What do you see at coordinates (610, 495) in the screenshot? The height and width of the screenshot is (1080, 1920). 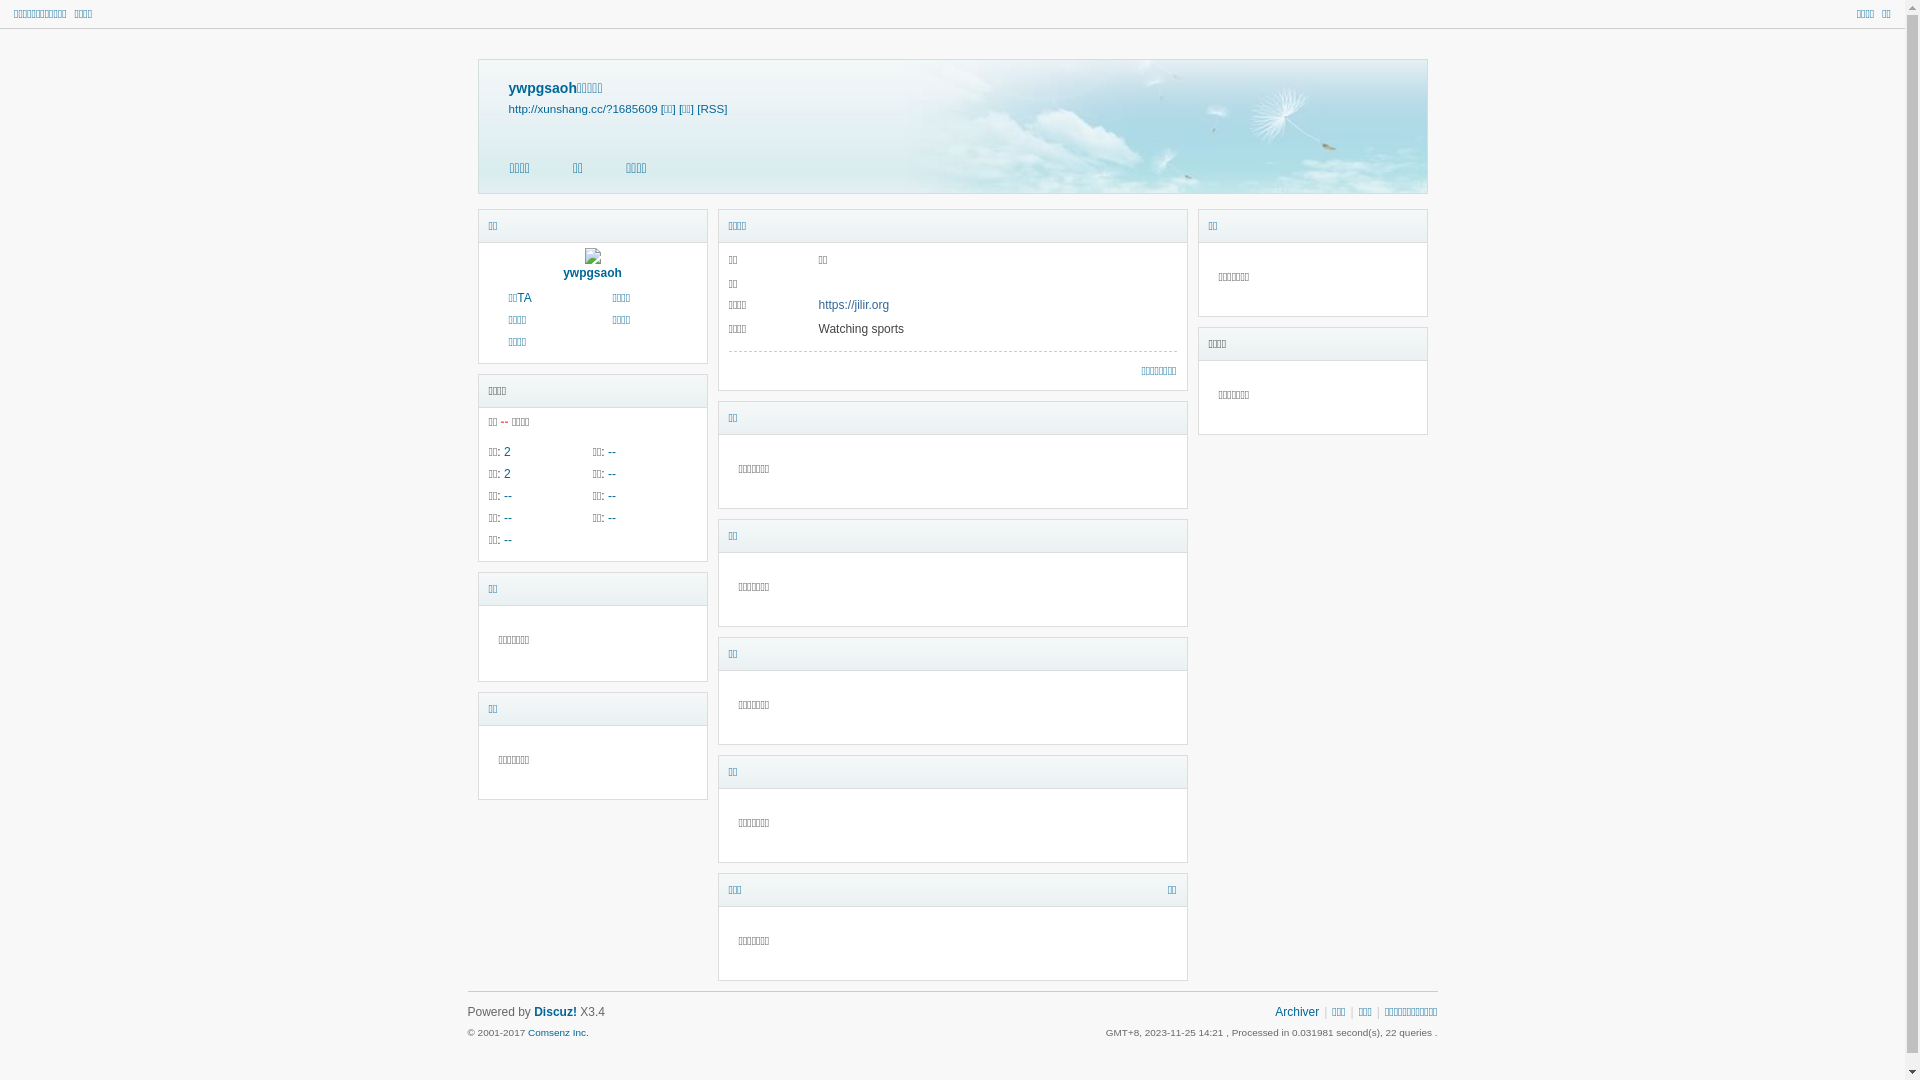 I see `'--'` at bounding box center [610, 495].